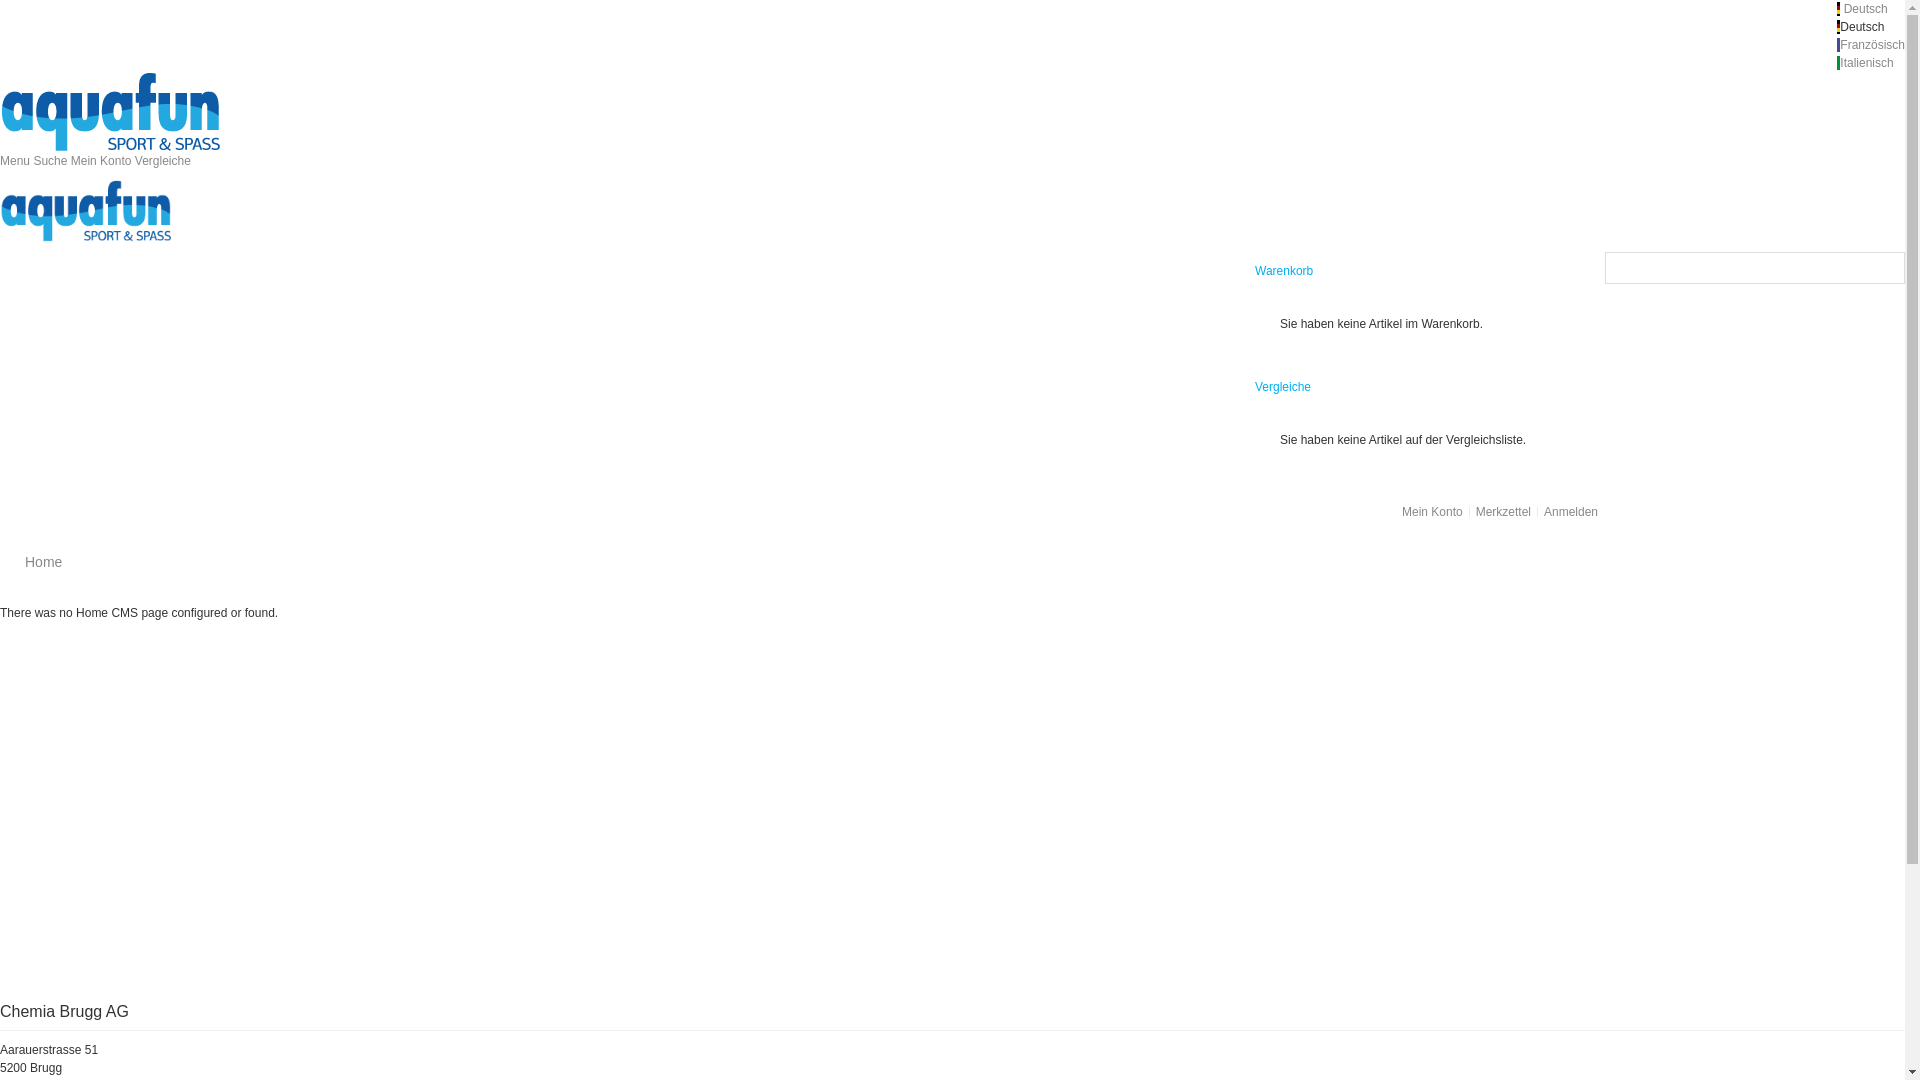 The image size is (1920, 1080). Describe the element at coordinates (43, 562) in the screenshot. I see `'Home'` at that location.